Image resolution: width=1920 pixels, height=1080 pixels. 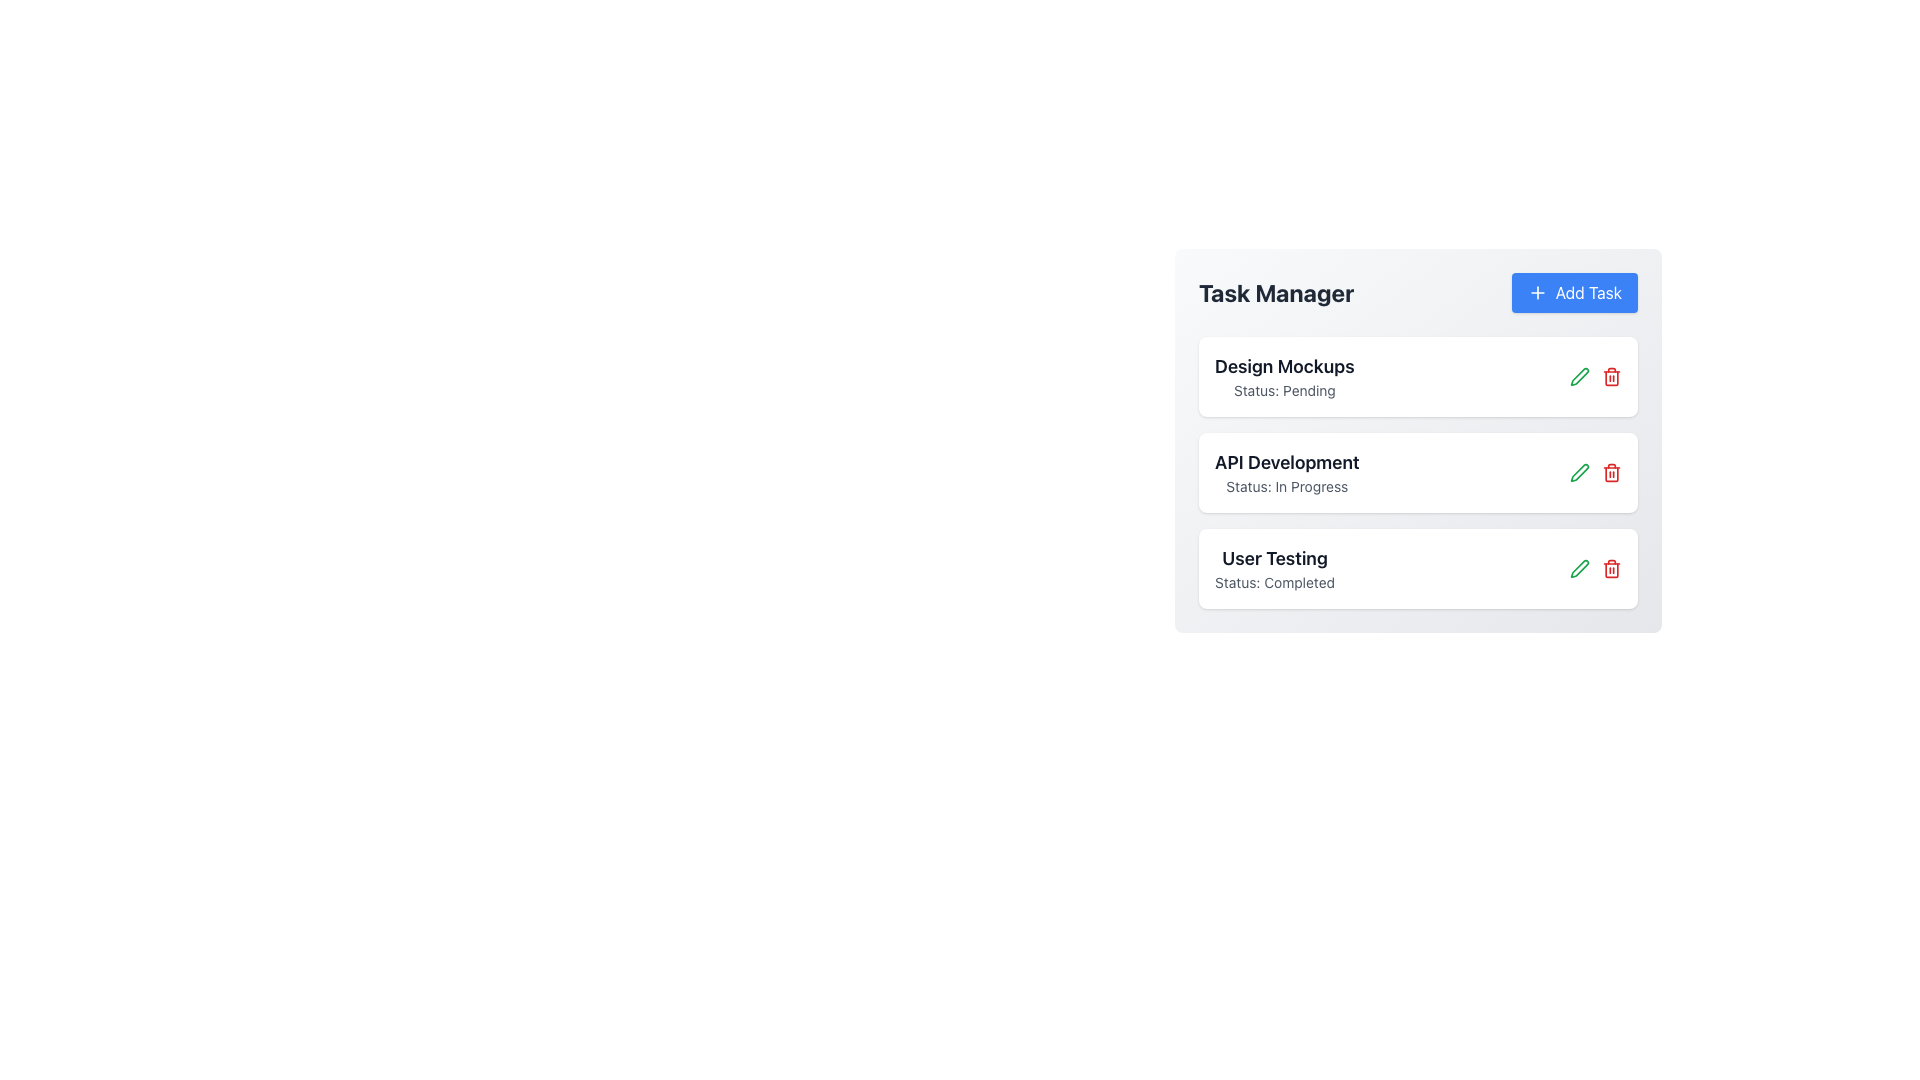 What do you see at coordinates (1287, 473) in the screenshot?
I see `the Text Label that indicates the task 'API Development' with the status 'In Progress', located in the second task card under the 'Task Manager' section` at bounding box center [1287, 473].